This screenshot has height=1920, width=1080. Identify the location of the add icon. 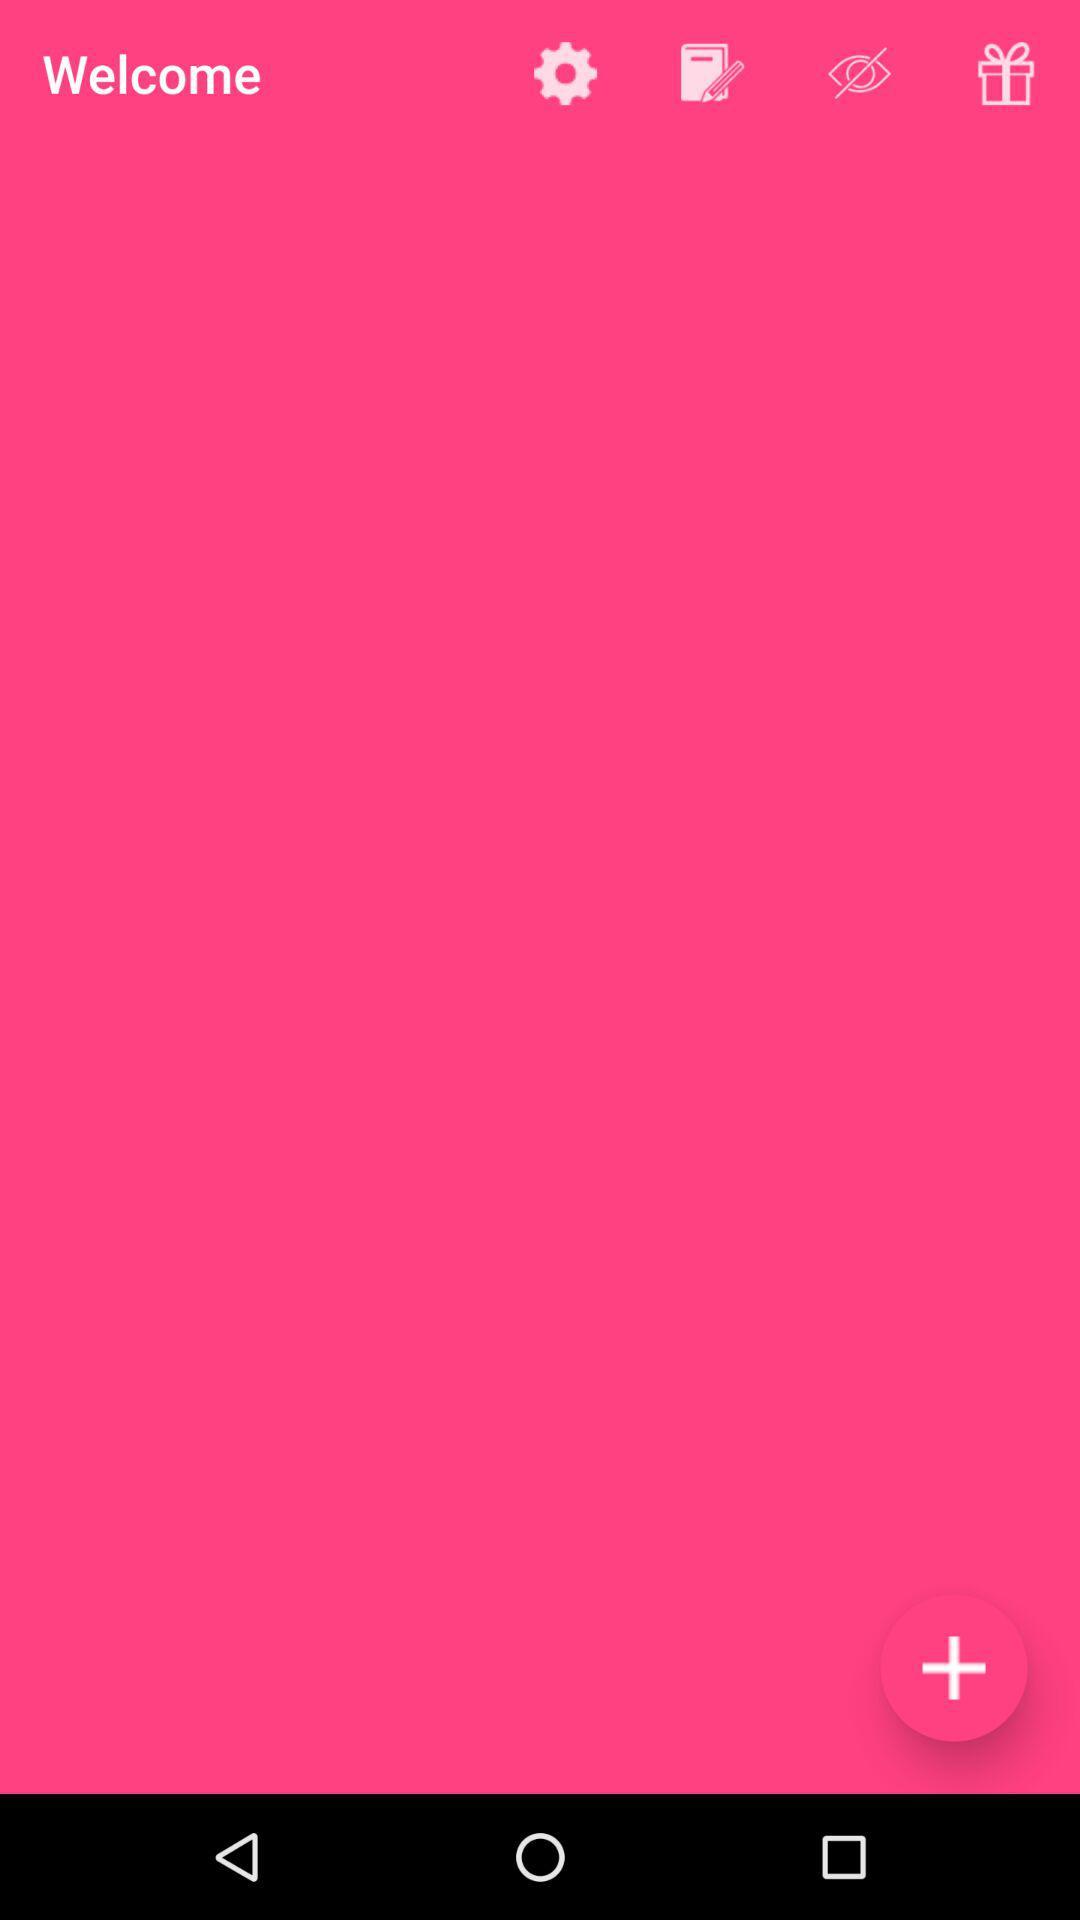
(952, 1667).